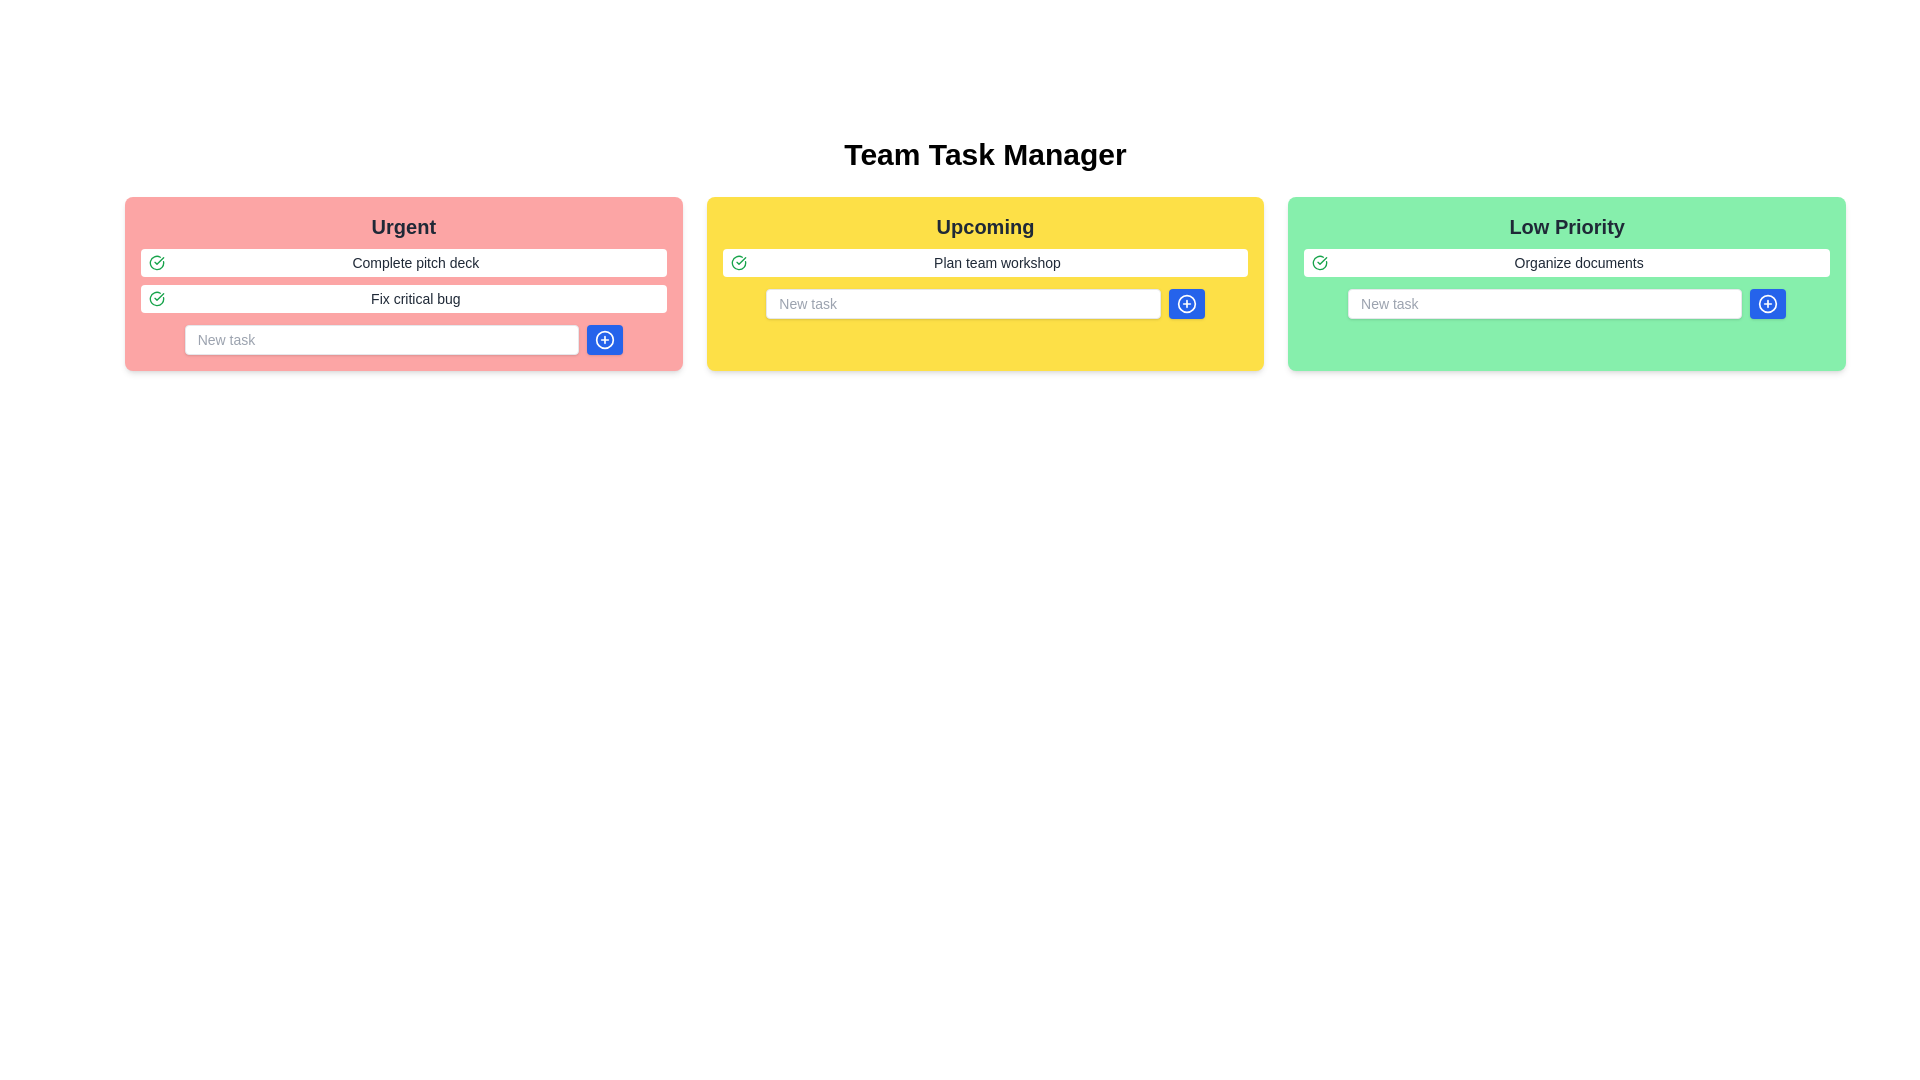 Image resolution: width=1920 pixels, height=1080 pixels. I want to click on the list item displaying the text 'Plan team workshop' with a green check icon, so click(985, 261).